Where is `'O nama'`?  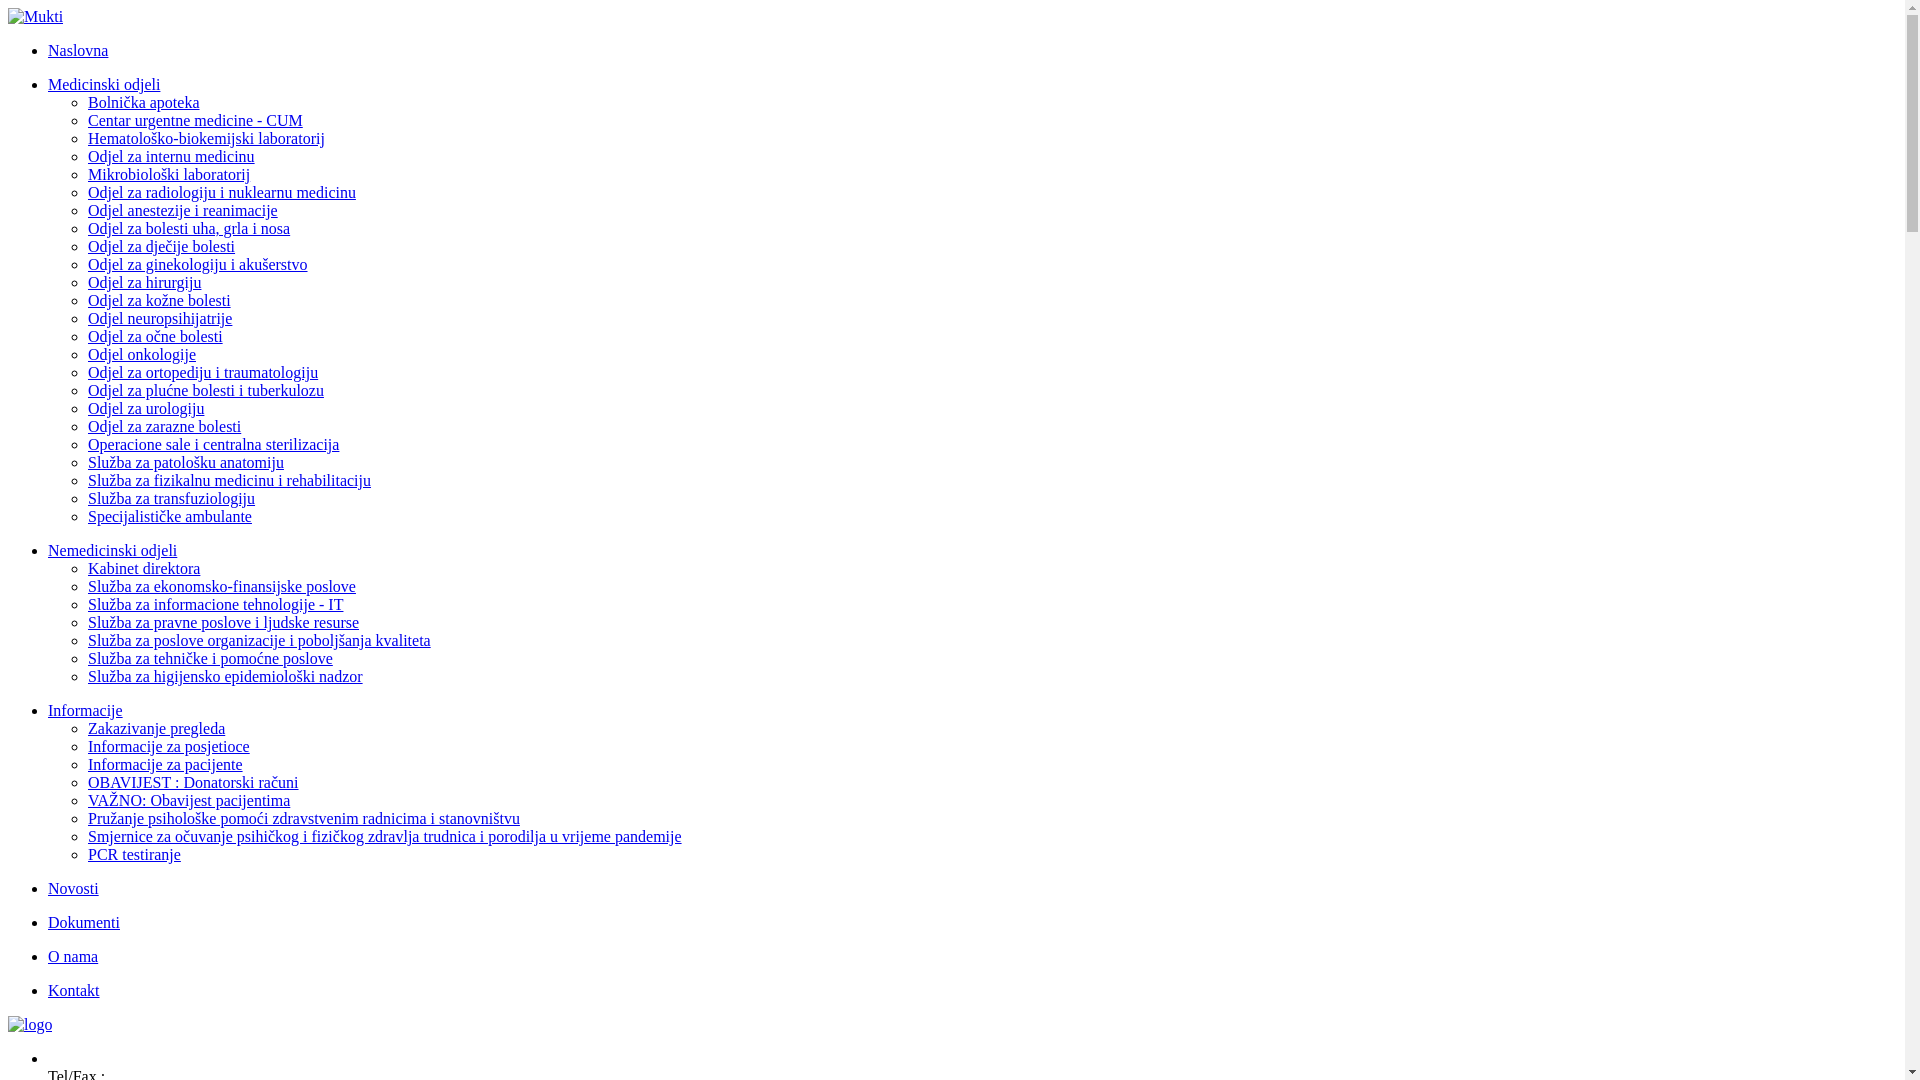 'O nama' is located at coordinates (72, 955).